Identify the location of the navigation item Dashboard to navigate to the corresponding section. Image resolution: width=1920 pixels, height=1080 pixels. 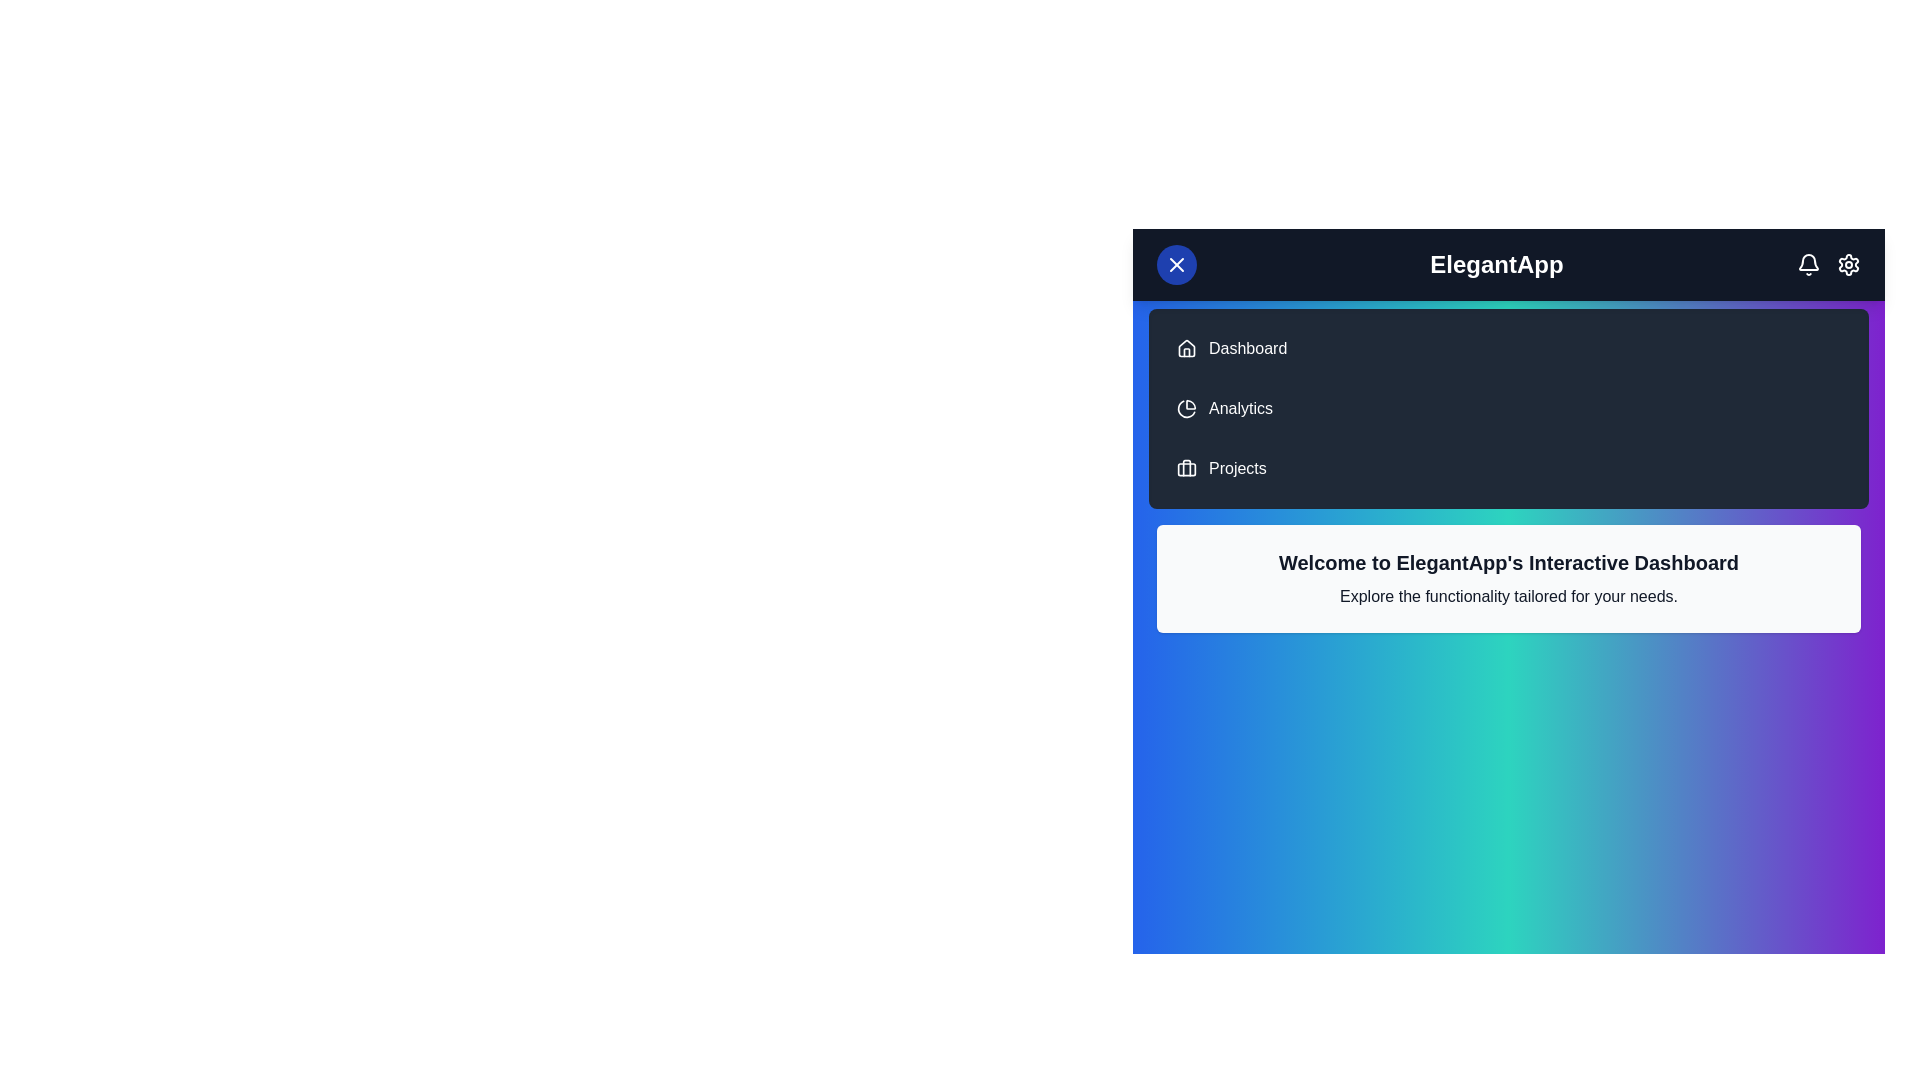
(1247, 347).